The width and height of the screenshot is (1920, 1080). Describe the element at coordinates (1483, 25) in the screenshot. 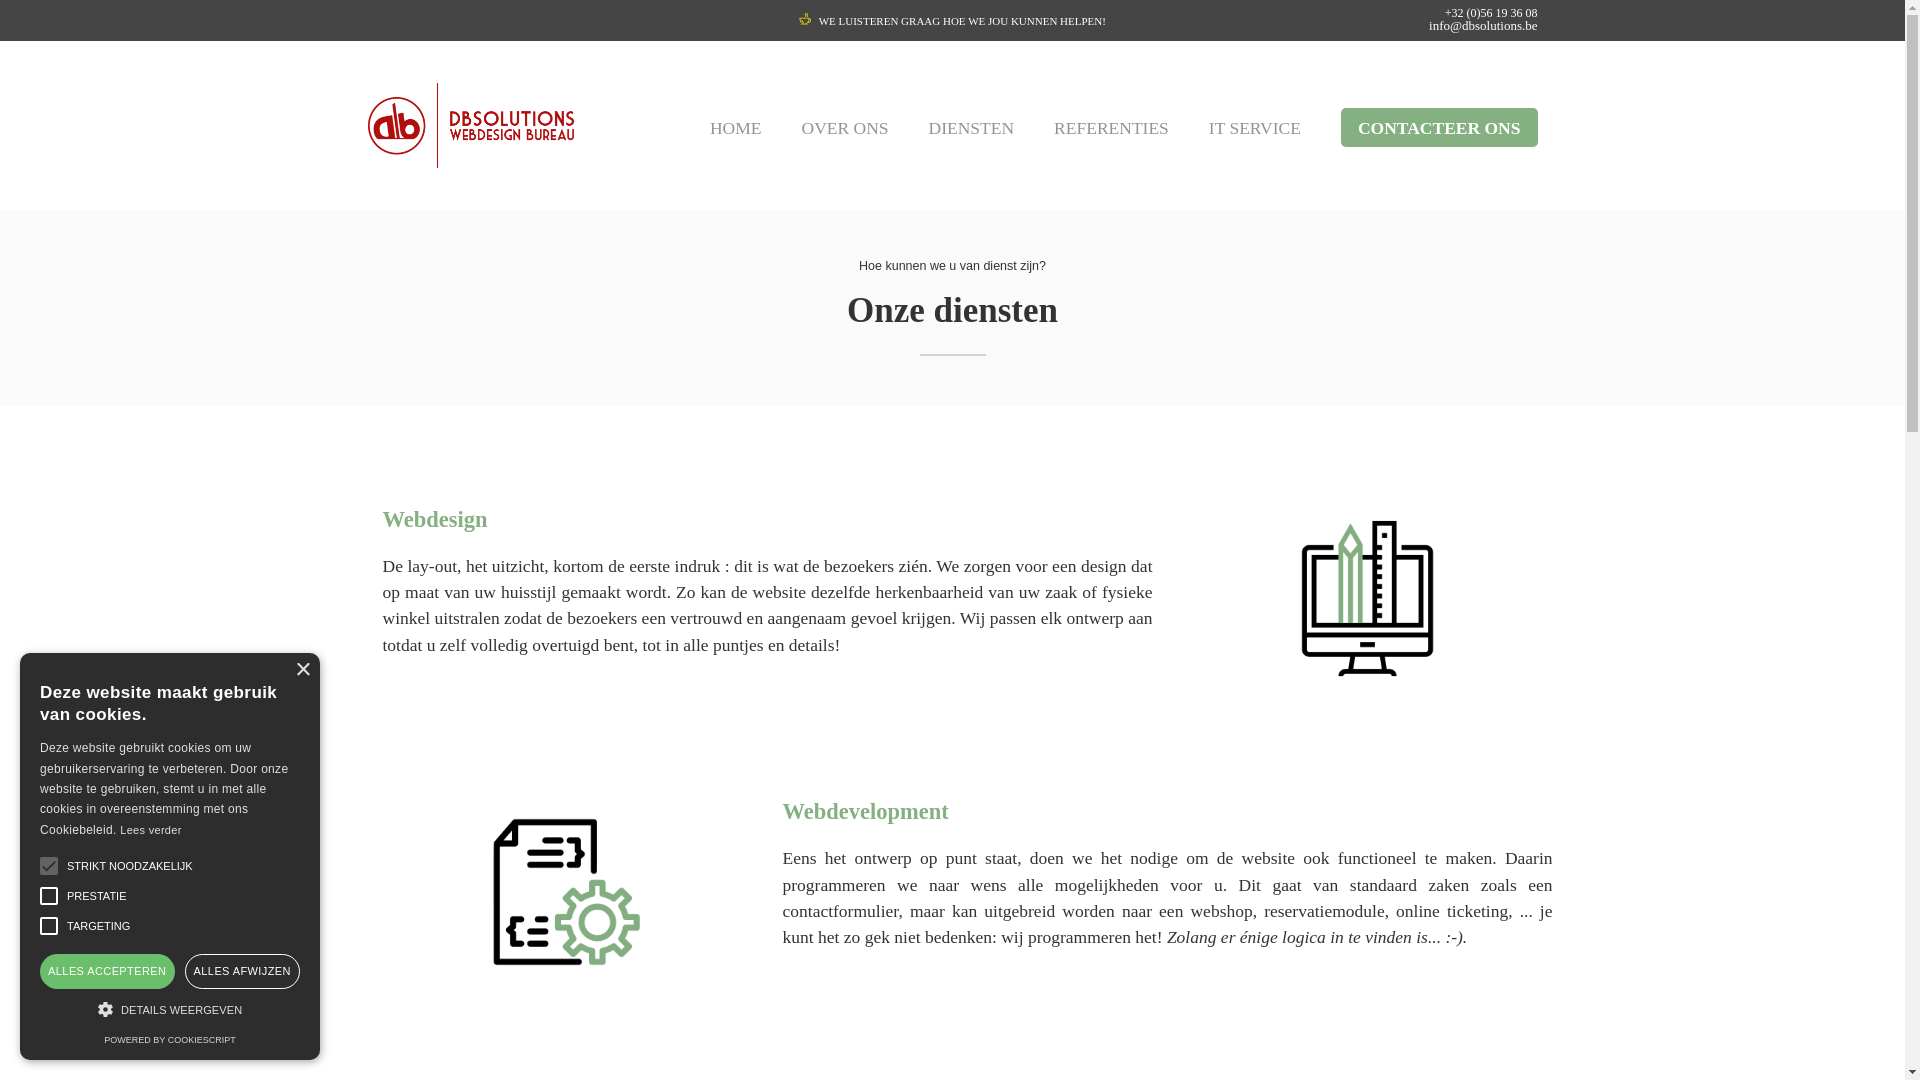

I see `'info@dbsolutions.be'` at that location.